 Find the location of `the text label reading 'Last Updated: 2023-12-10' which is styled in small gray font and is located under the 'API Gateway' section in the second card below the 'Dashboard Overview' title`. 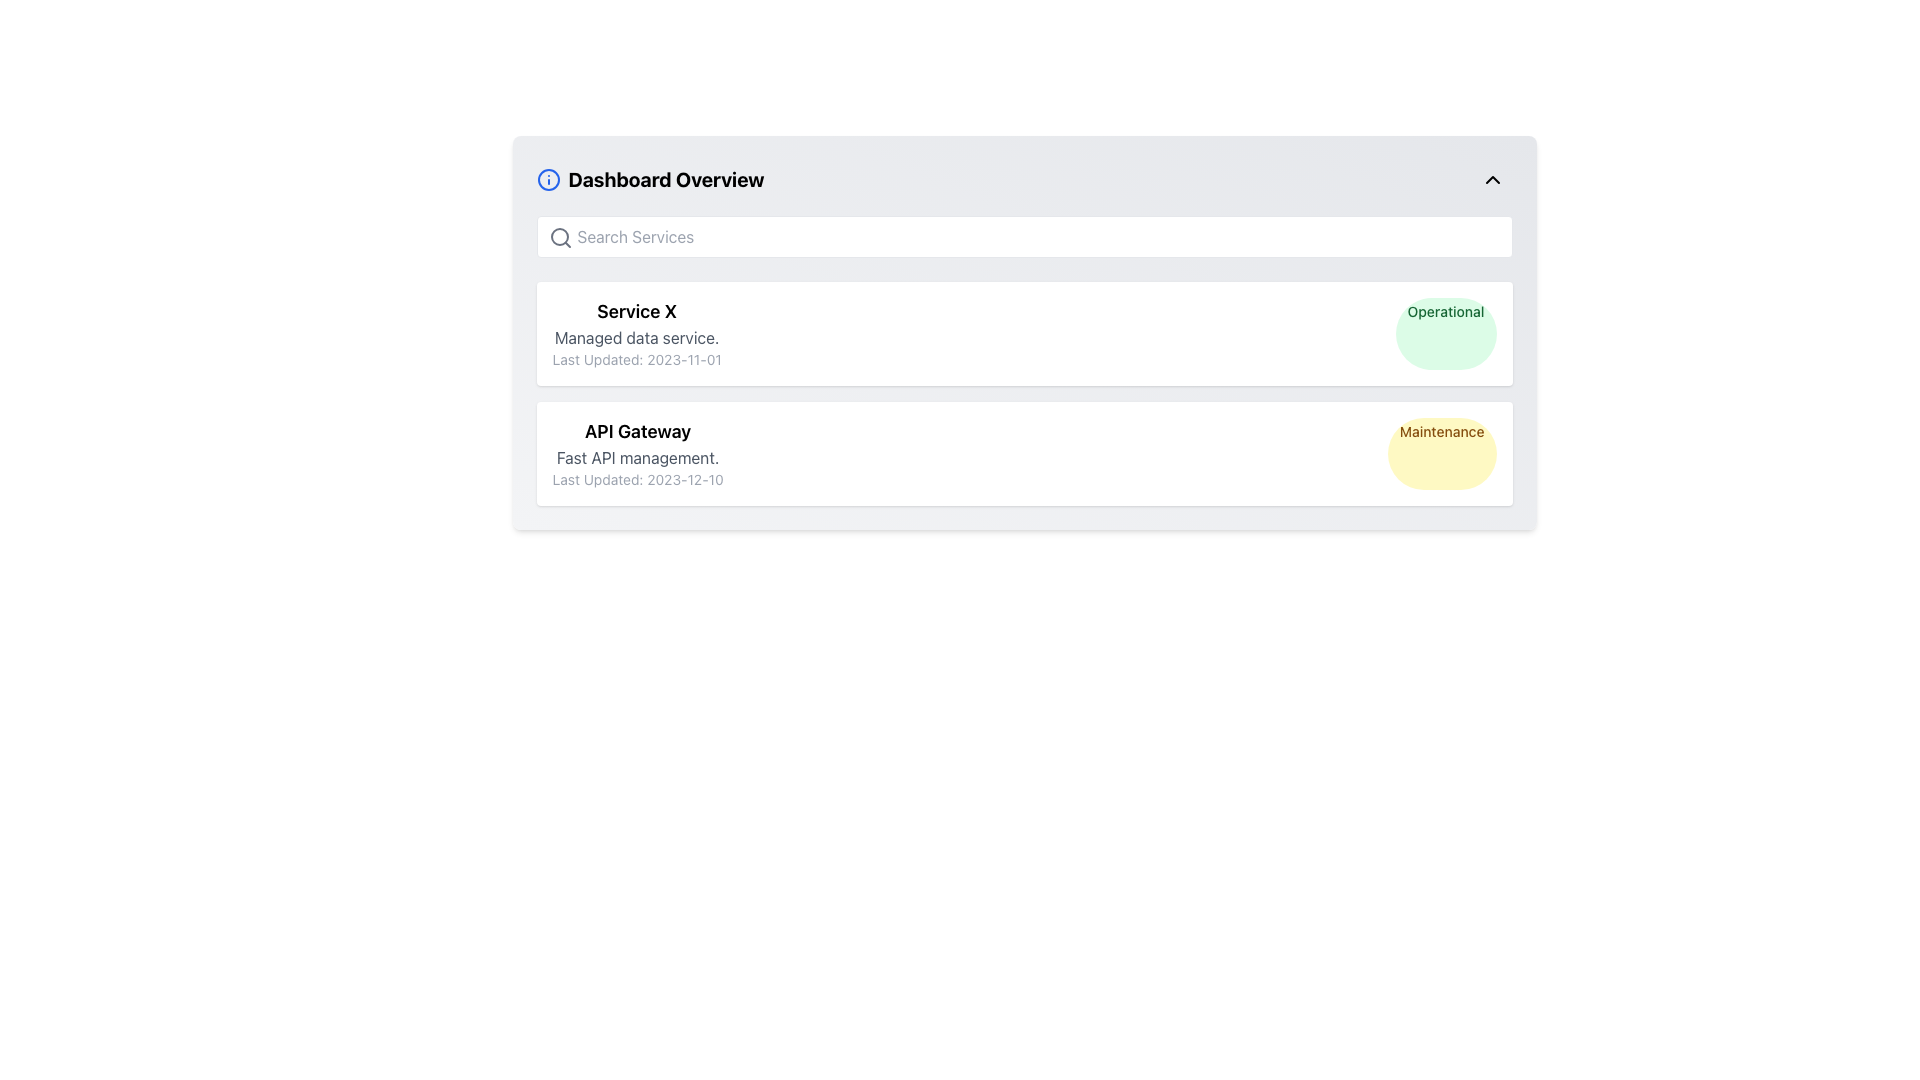

the text label reading 'Last Updated: 2023-12-10' which is styled in small gray font and is located under the 'API Gateway' section in the second card below the 'Dashboard Overview' title is located at coordinates (637, 479).